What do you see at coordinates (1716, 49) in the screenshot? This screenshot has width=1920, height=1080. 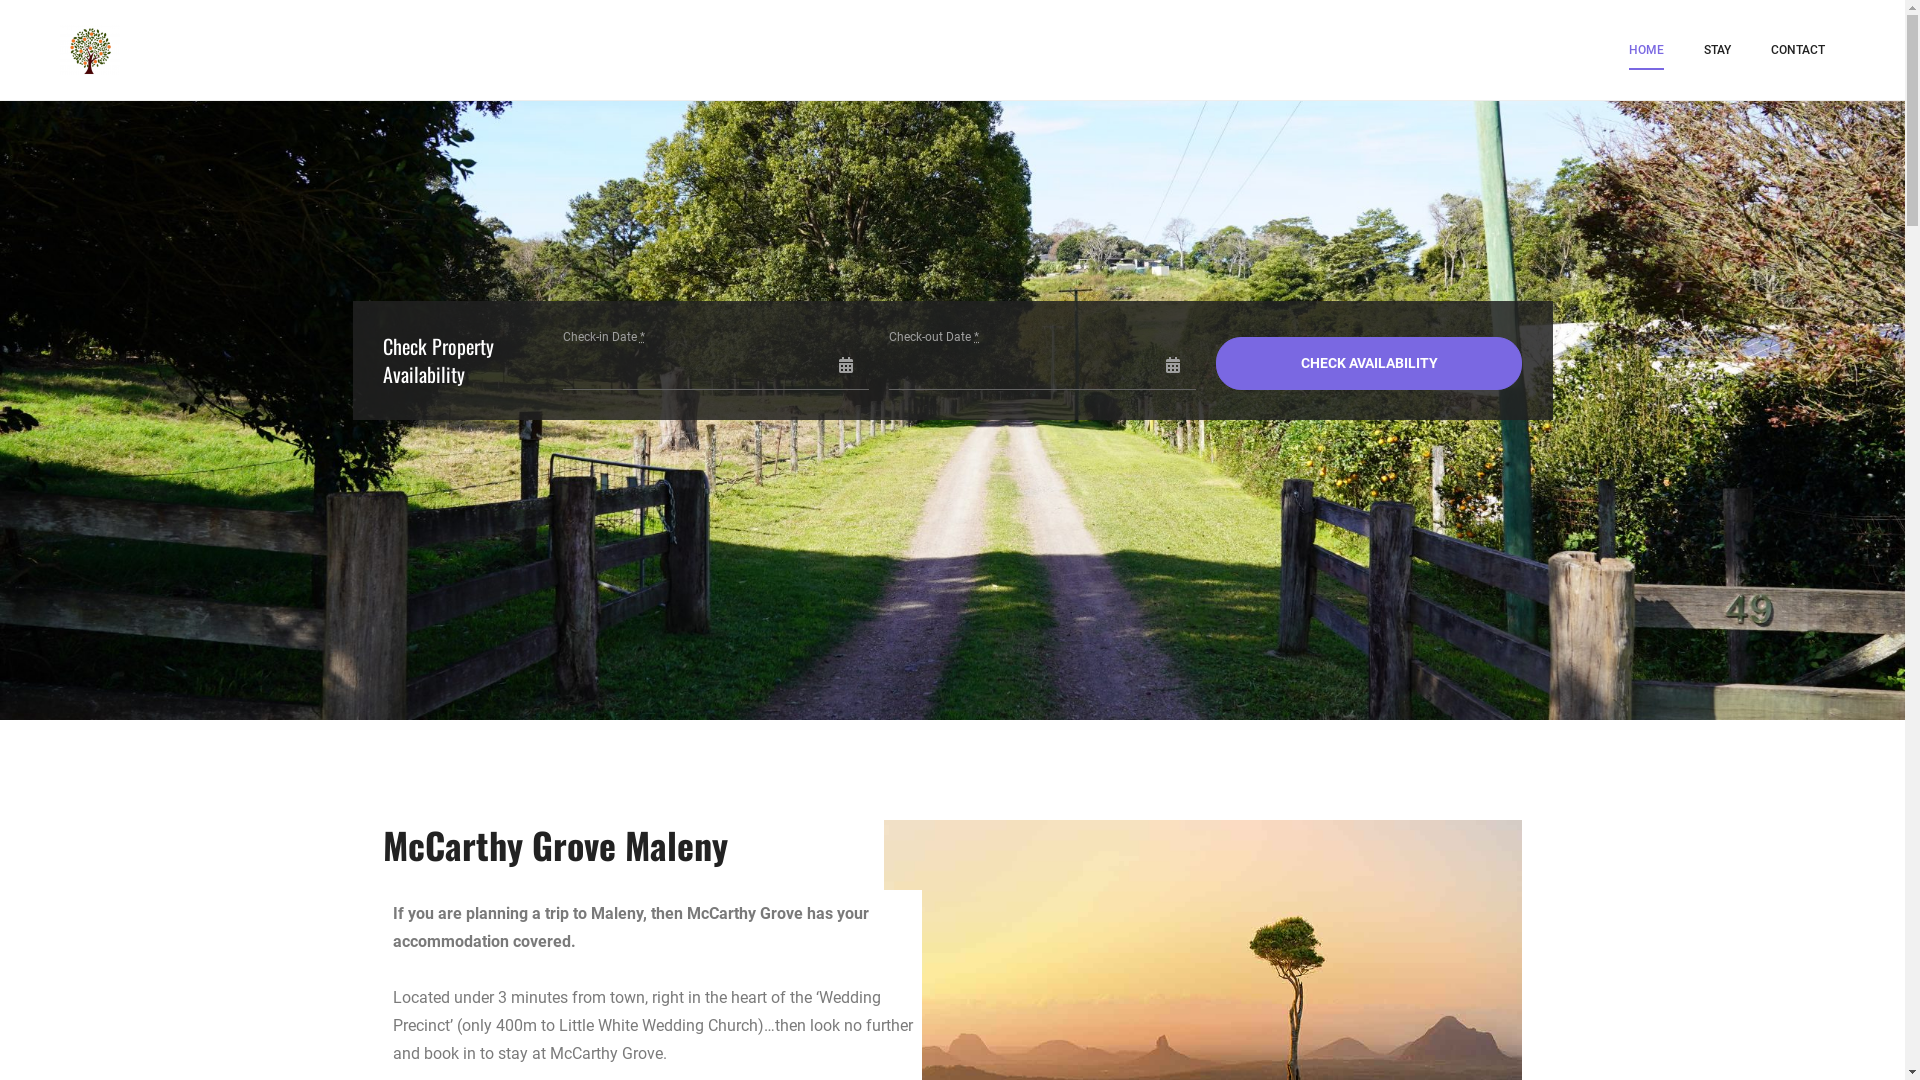 I see `'STAY'` at bounding box center [1716, 49].